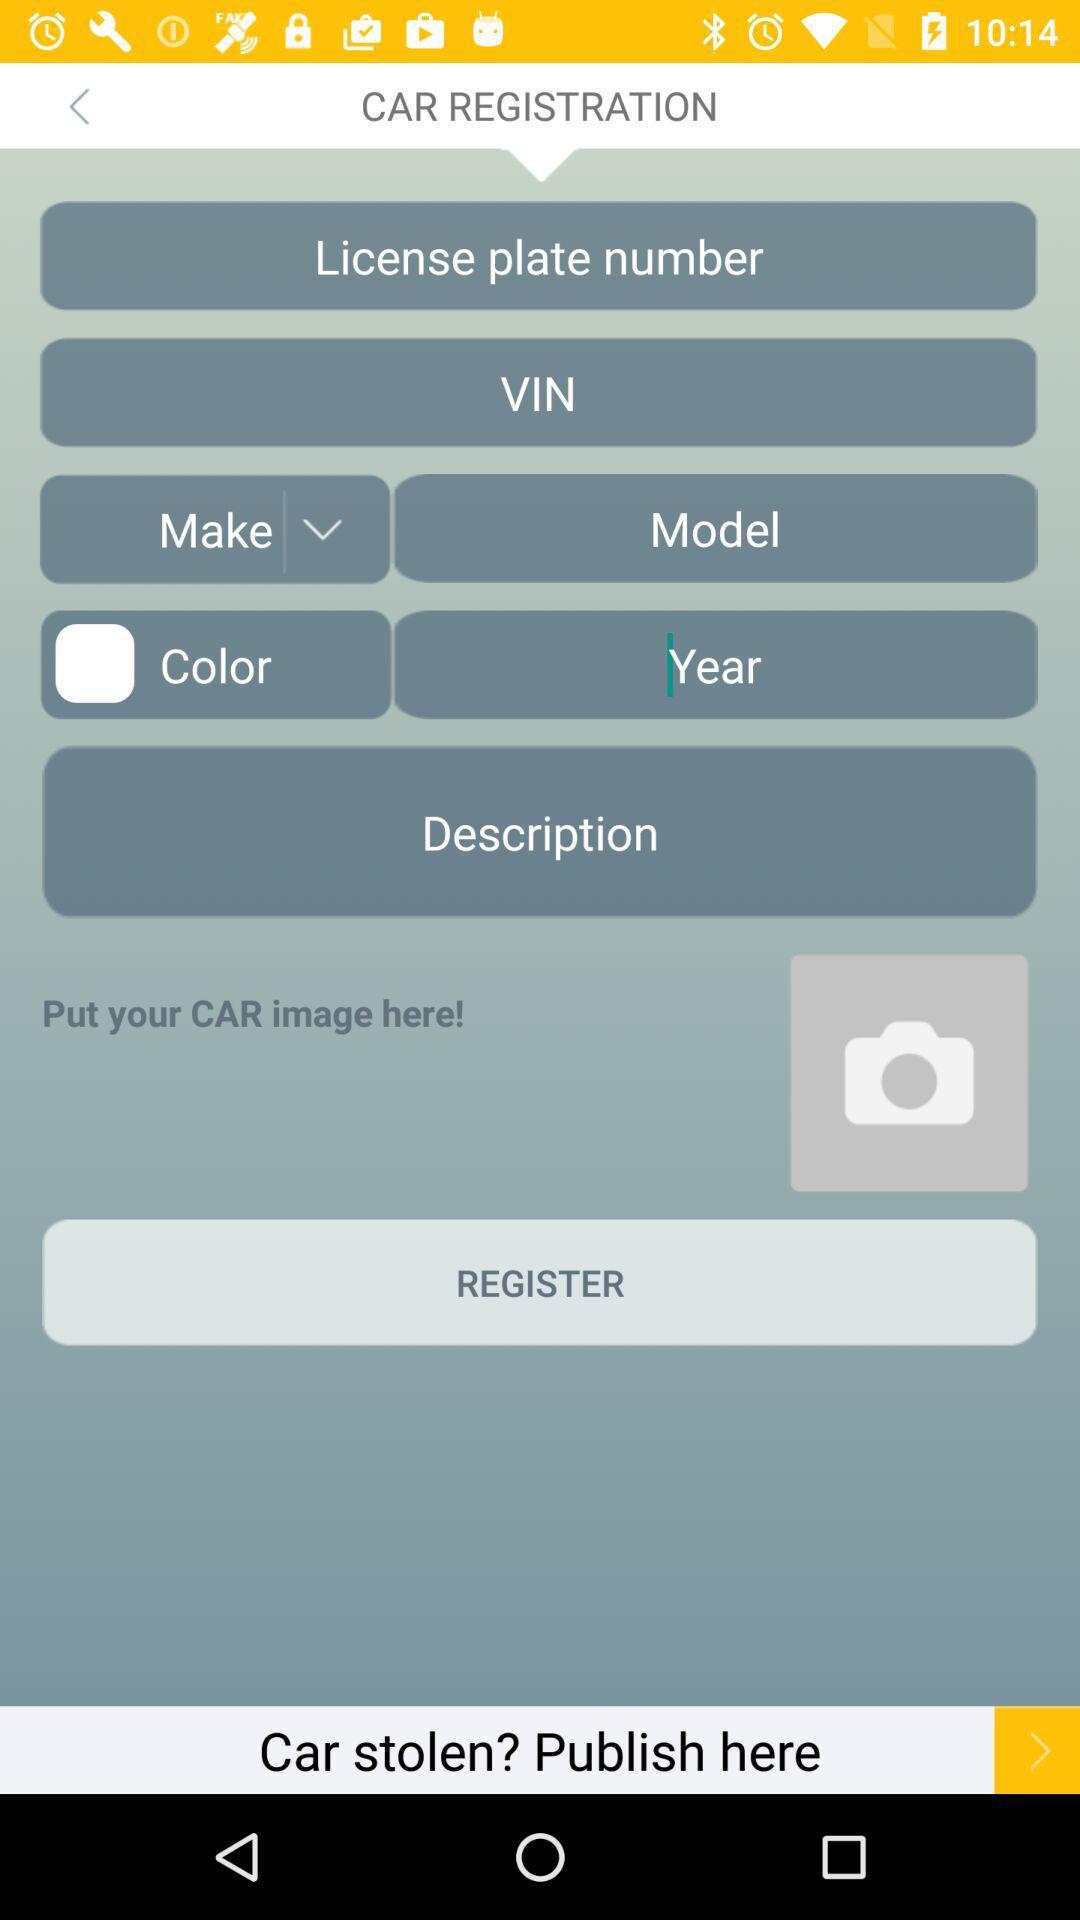 The height and width of the screenshot is (1920, 1080). What do you see at coordinates (77, 104) in the screenshot?
I see `the arrow_backward icon` at bounding box center [77, 104].